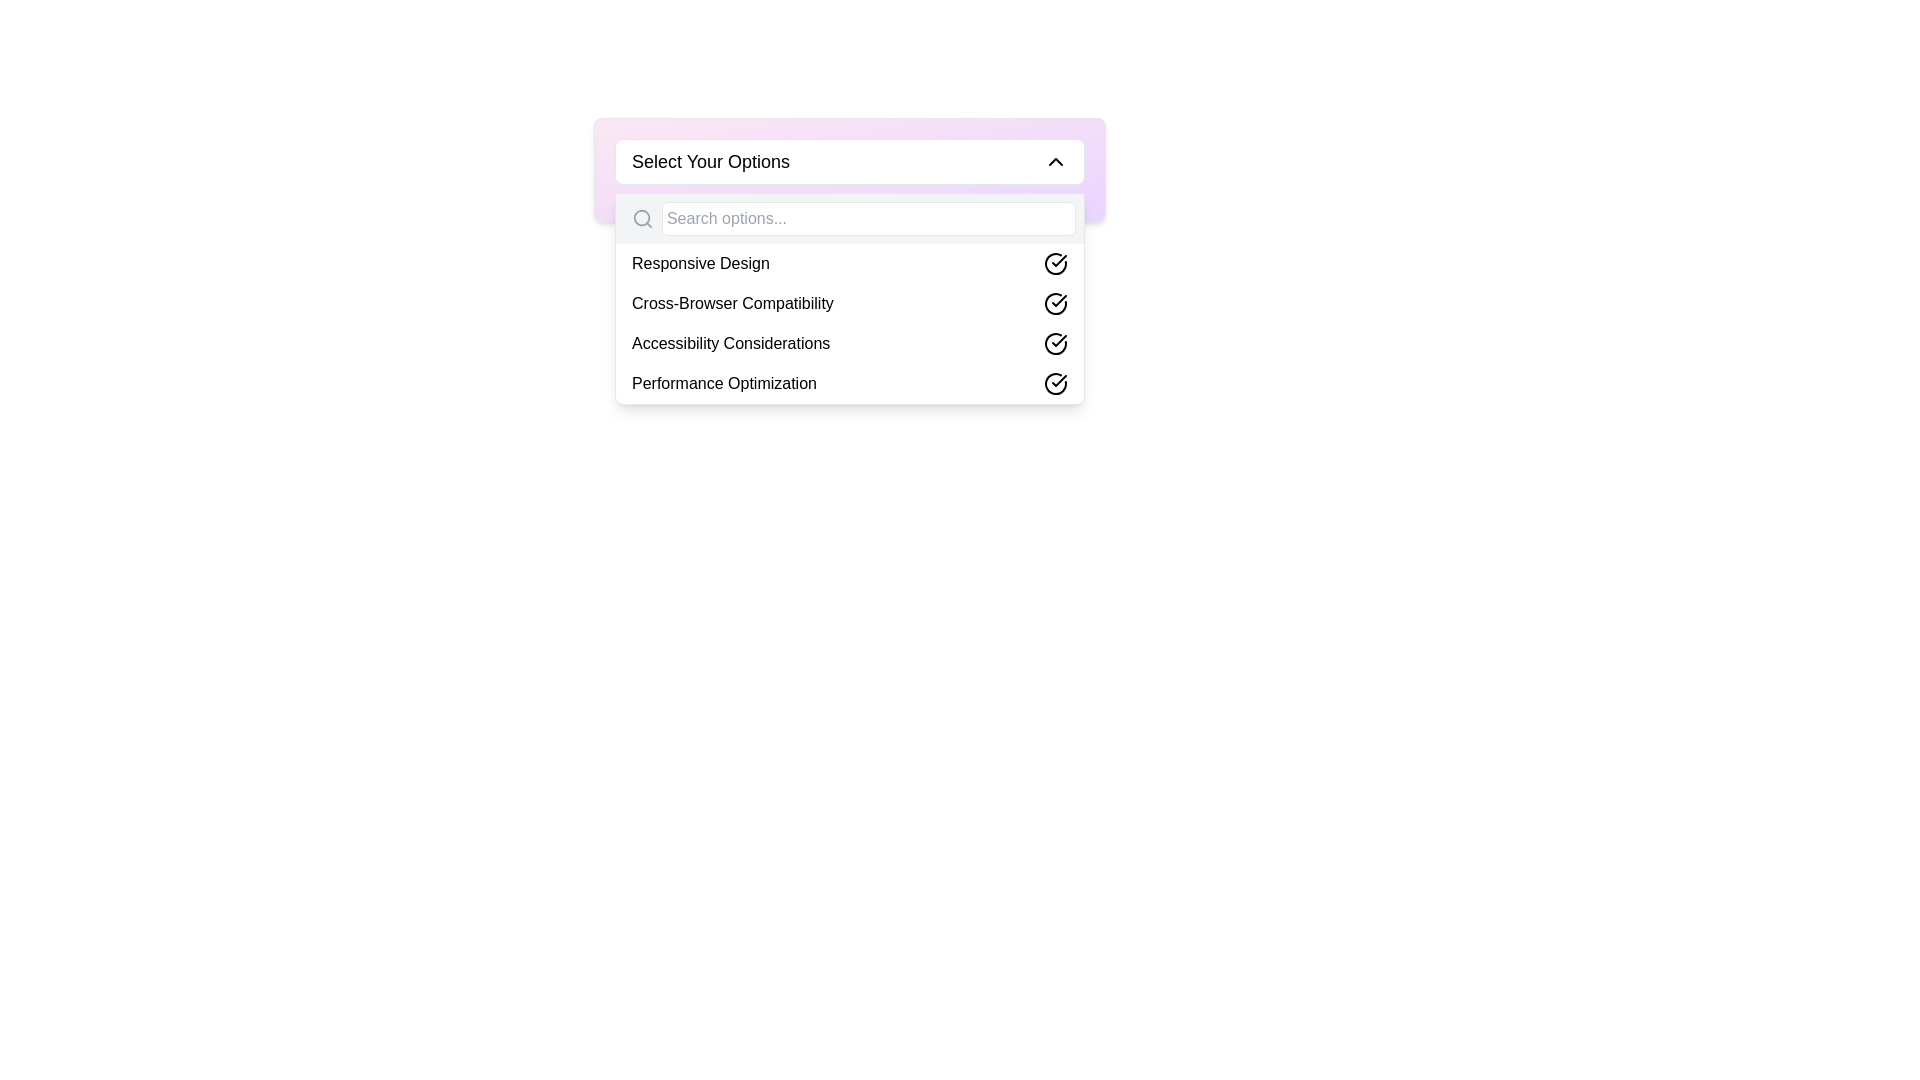 This screenshot has width=1920, height=1080. I want to click on the Dropdown button that displays 'Select Your Options', so click(849, 161).